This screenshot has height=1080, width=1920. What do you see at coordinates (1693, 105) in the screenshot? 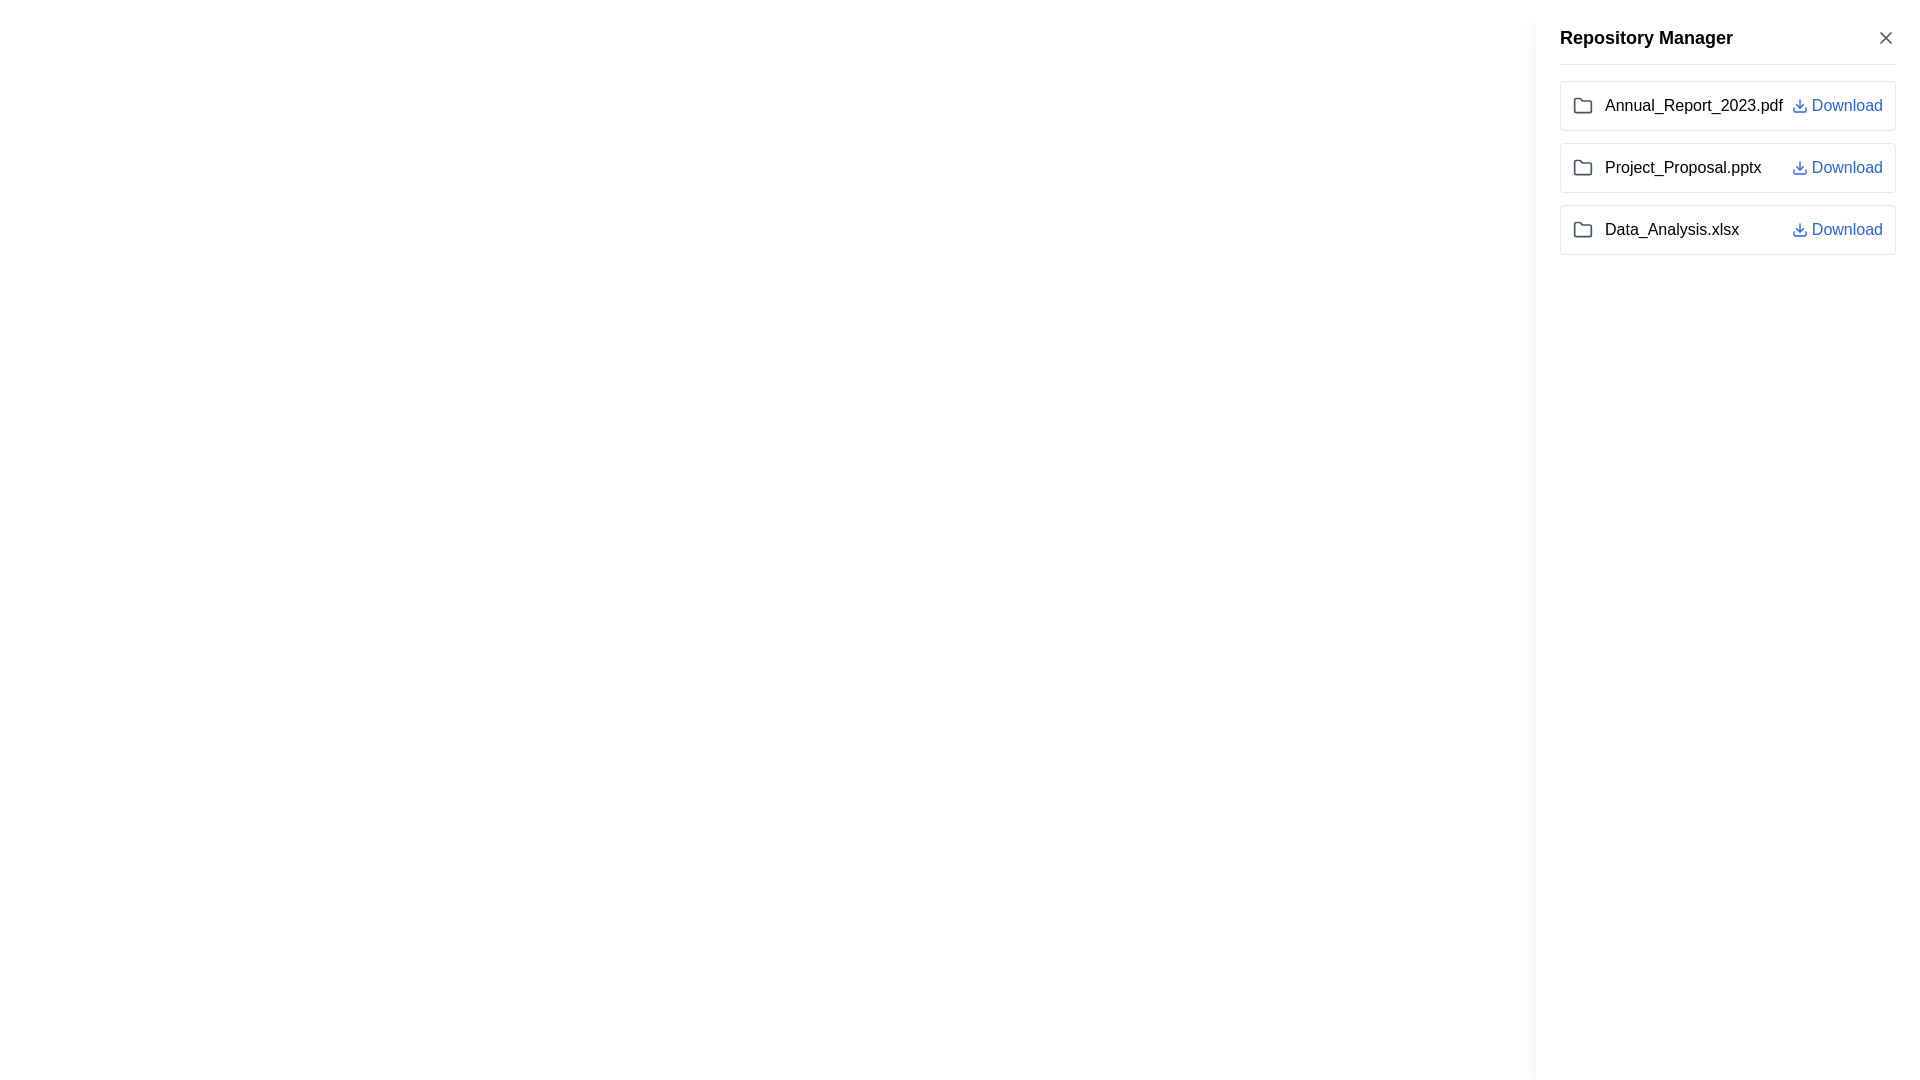
I see `the text label displaying the file name 'Annual_Report_2023.pdf', which is the first file listed in the repository manager interface, located to the right of a folder icon` at bounding box center [1693, 105].